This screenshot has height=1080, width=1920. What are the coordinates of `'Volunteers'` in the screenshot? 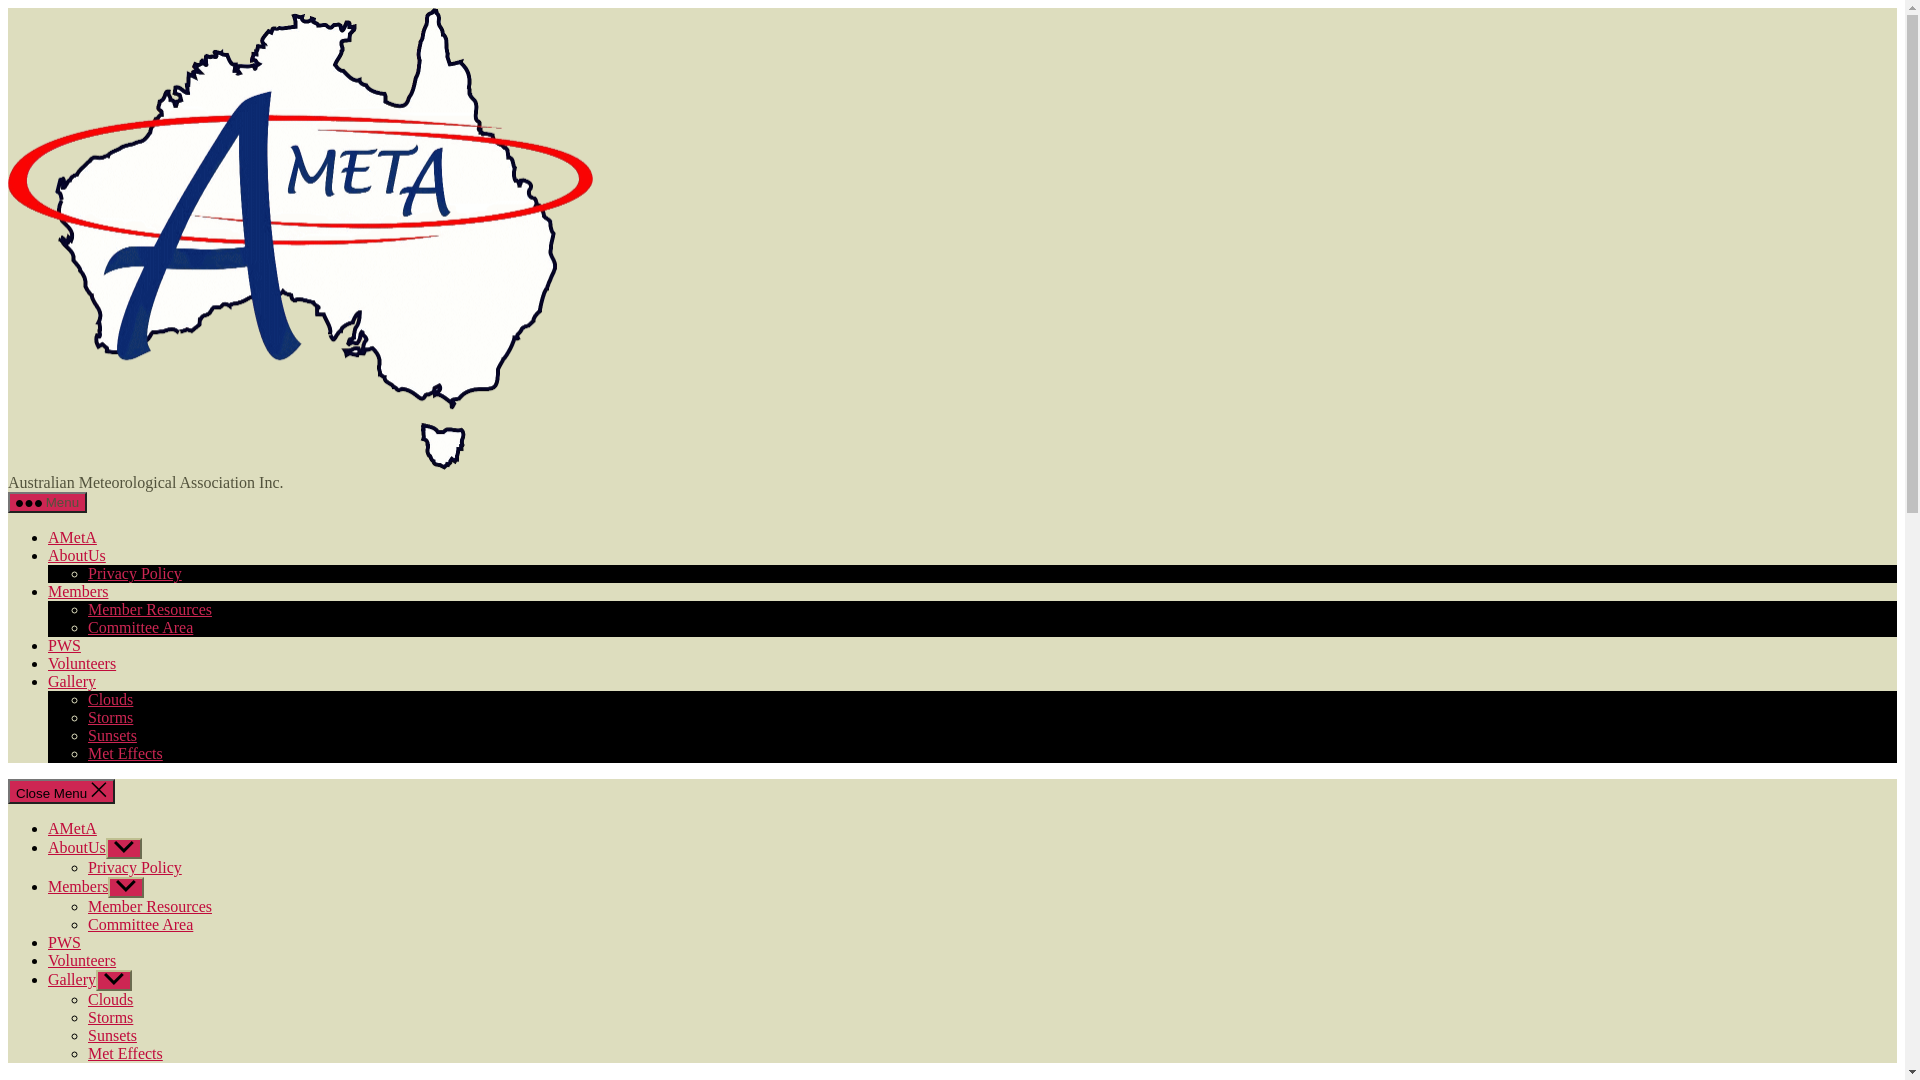 It's located at (80, 959).